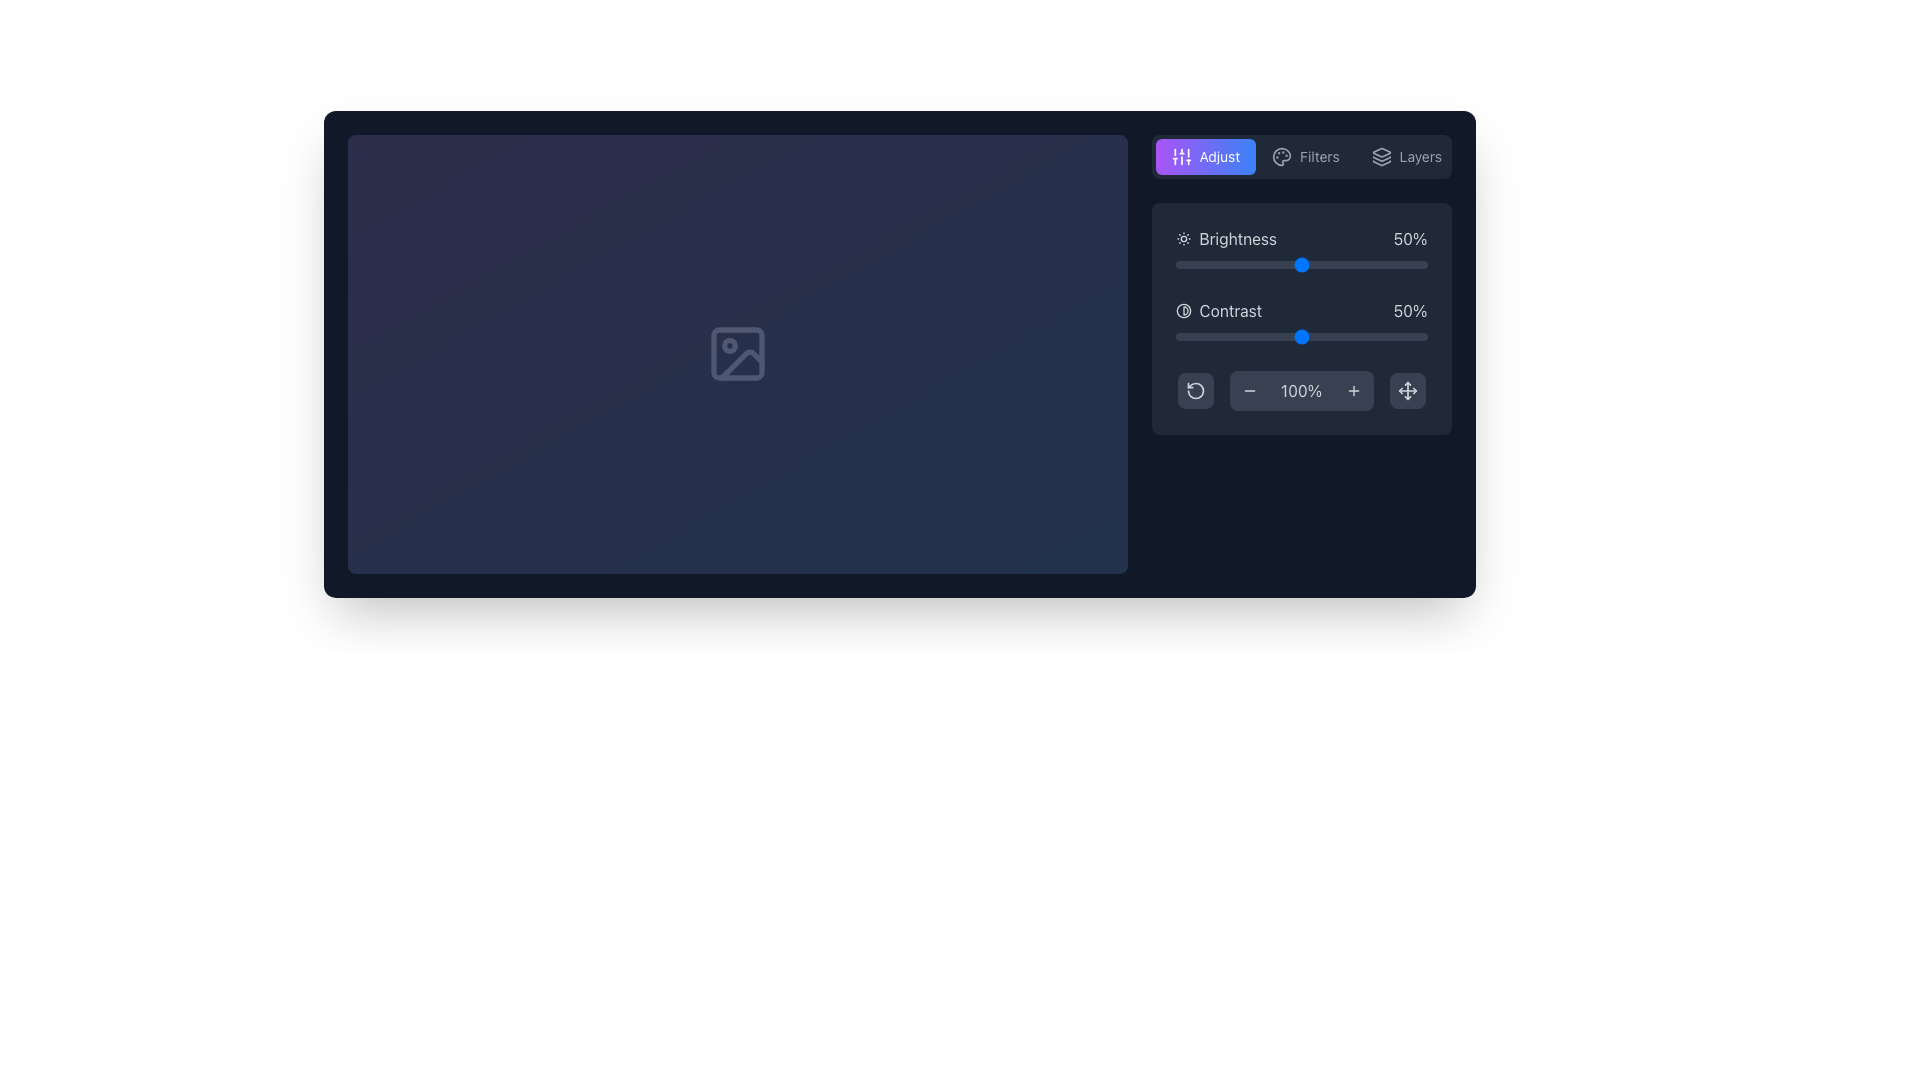  I want to click on the icon button located at the far-right in the action bar section, just above the adjustment panel, so click(1380, 156).